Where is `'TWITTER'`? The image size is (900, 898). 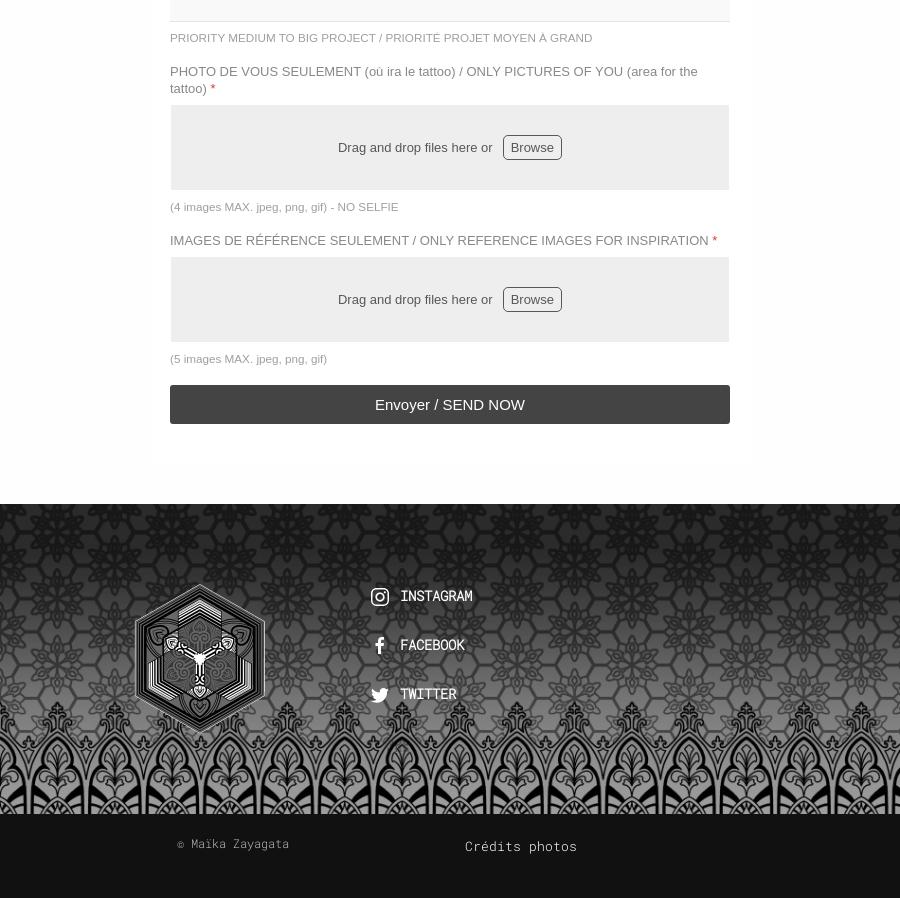
'TWITTER' is located at coordinates (428, 692).